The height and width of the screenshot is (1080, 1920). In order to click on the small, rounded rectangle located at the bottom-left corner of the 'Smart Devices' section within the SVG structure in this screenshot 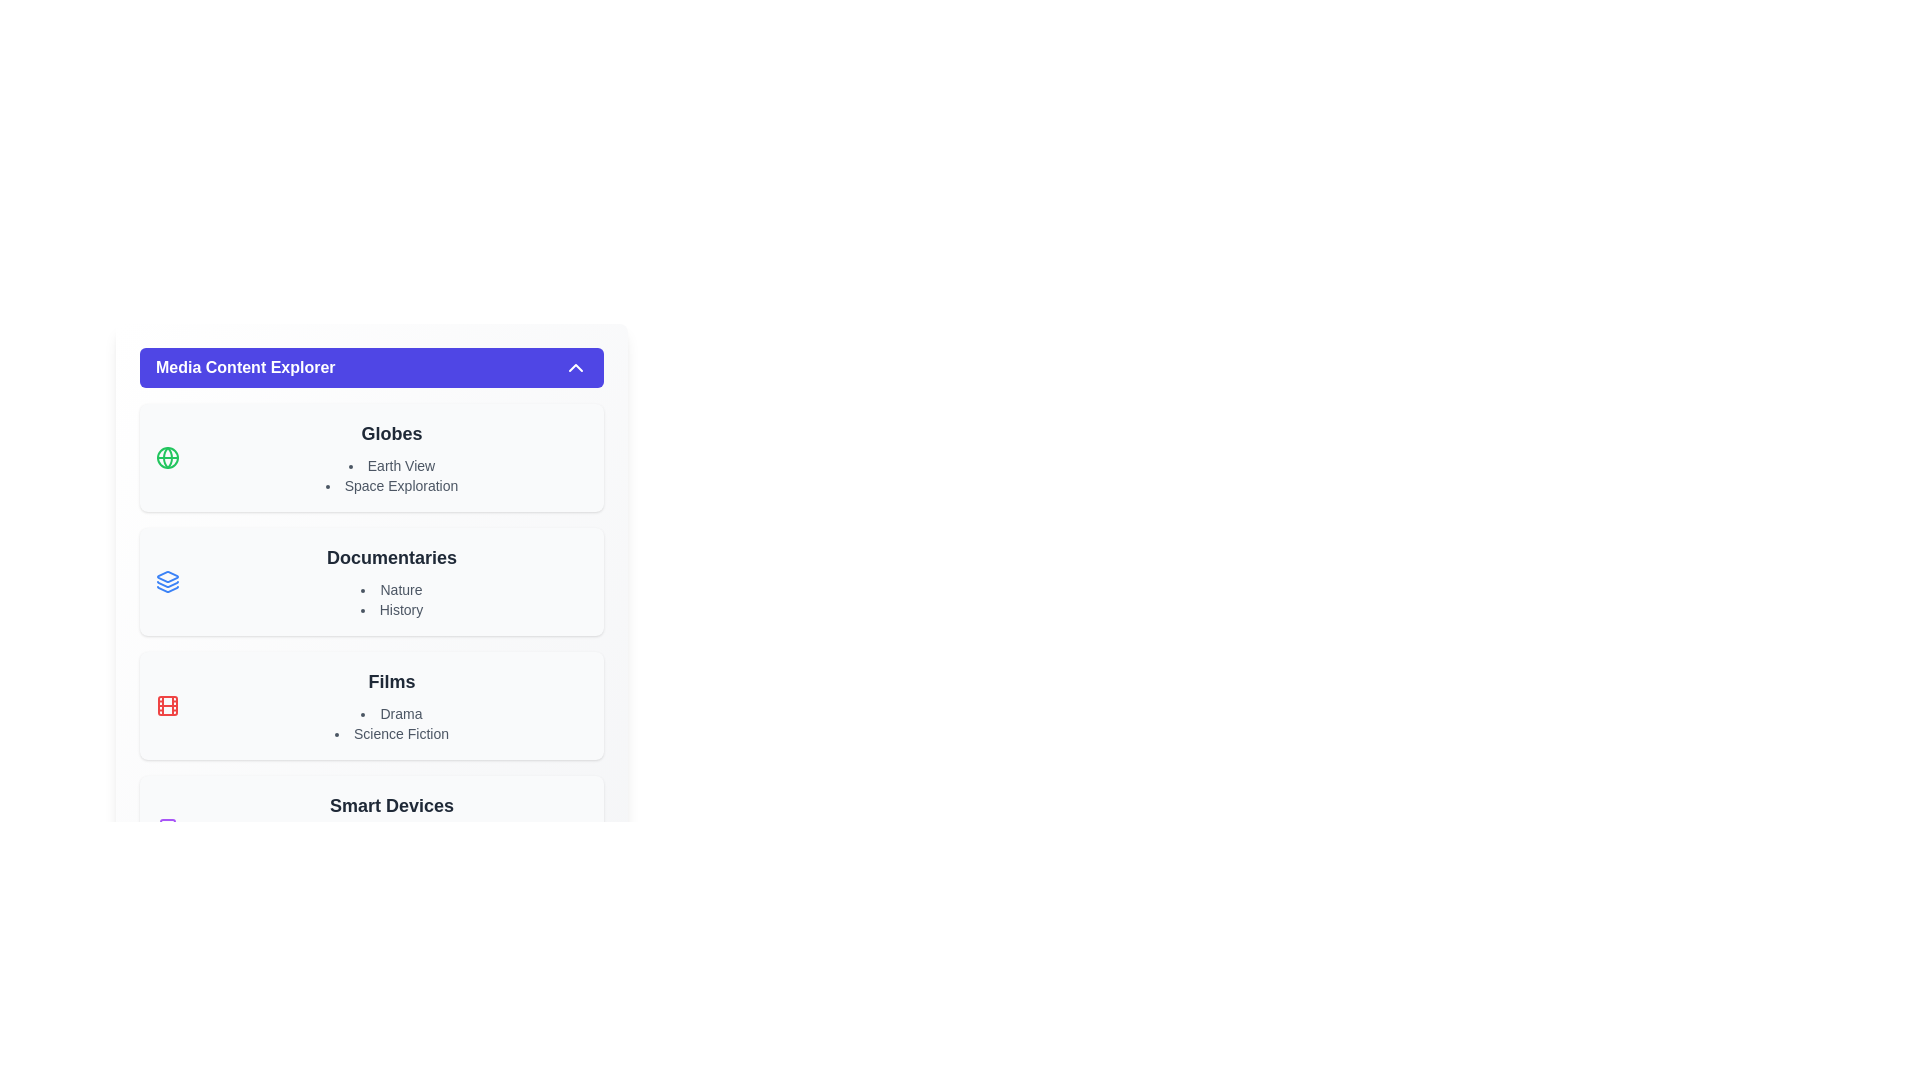, I will do `click(168, 829)`.